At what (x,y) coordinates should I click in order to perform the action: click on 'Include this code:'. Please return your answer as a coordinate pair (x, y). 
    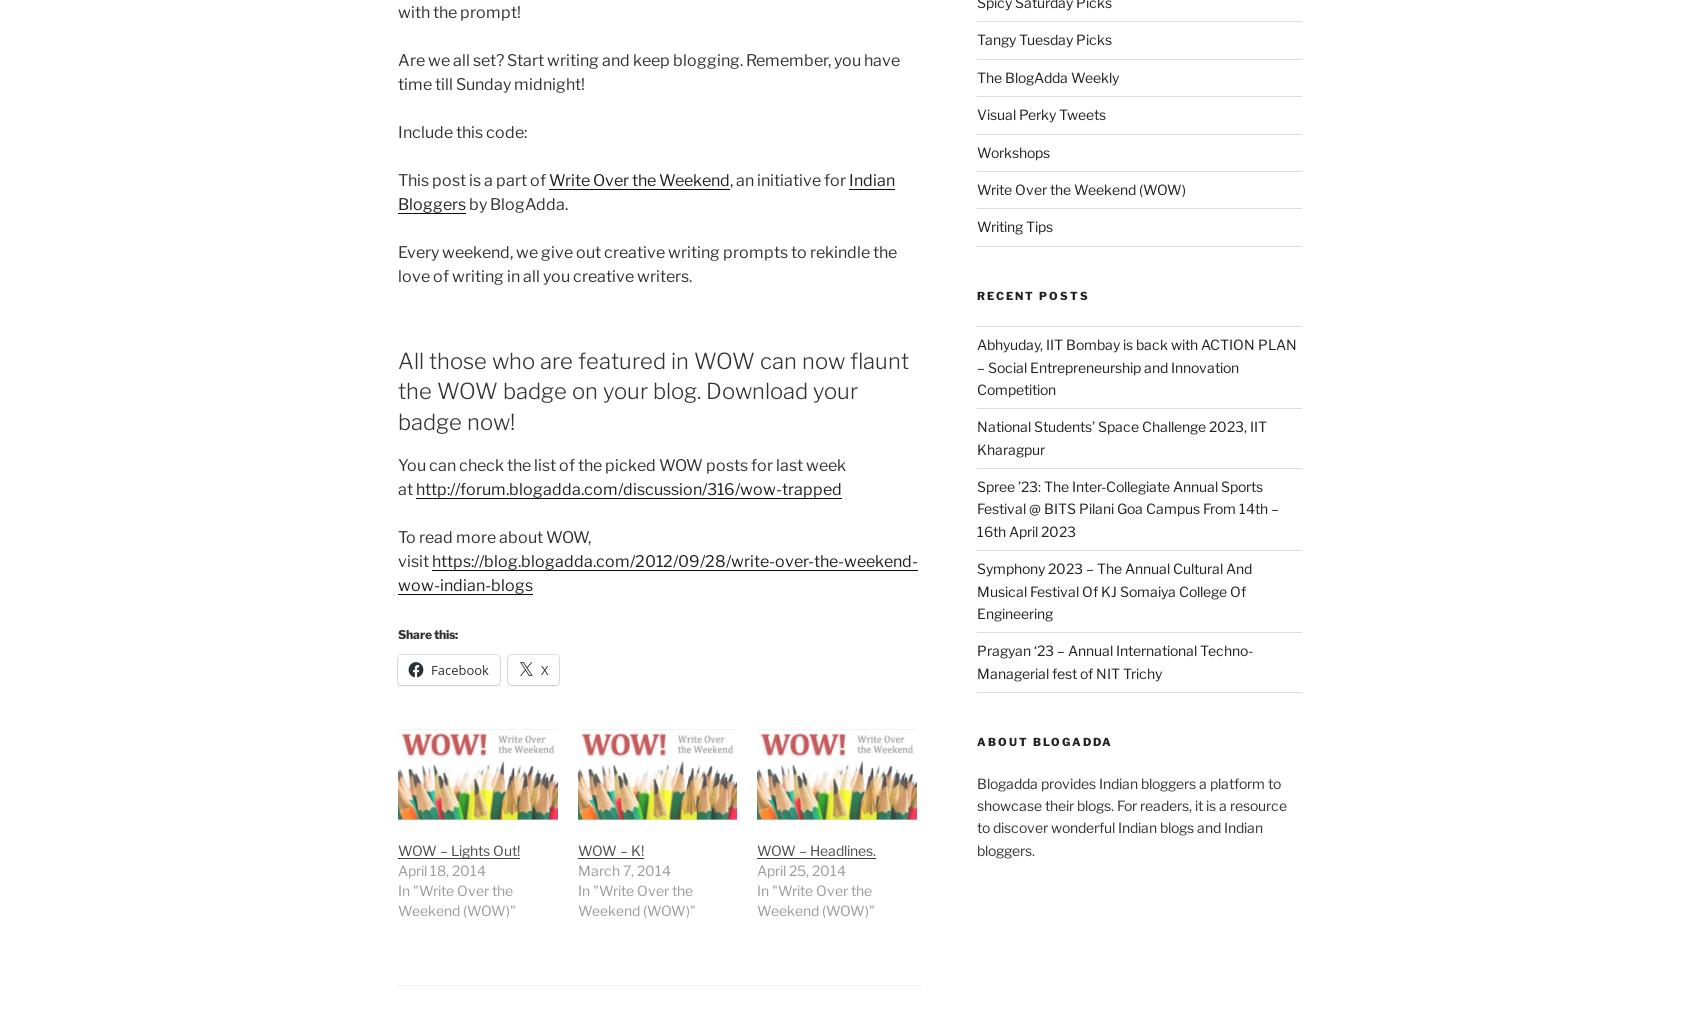
    Looking at the image, I should click on (462, 131).